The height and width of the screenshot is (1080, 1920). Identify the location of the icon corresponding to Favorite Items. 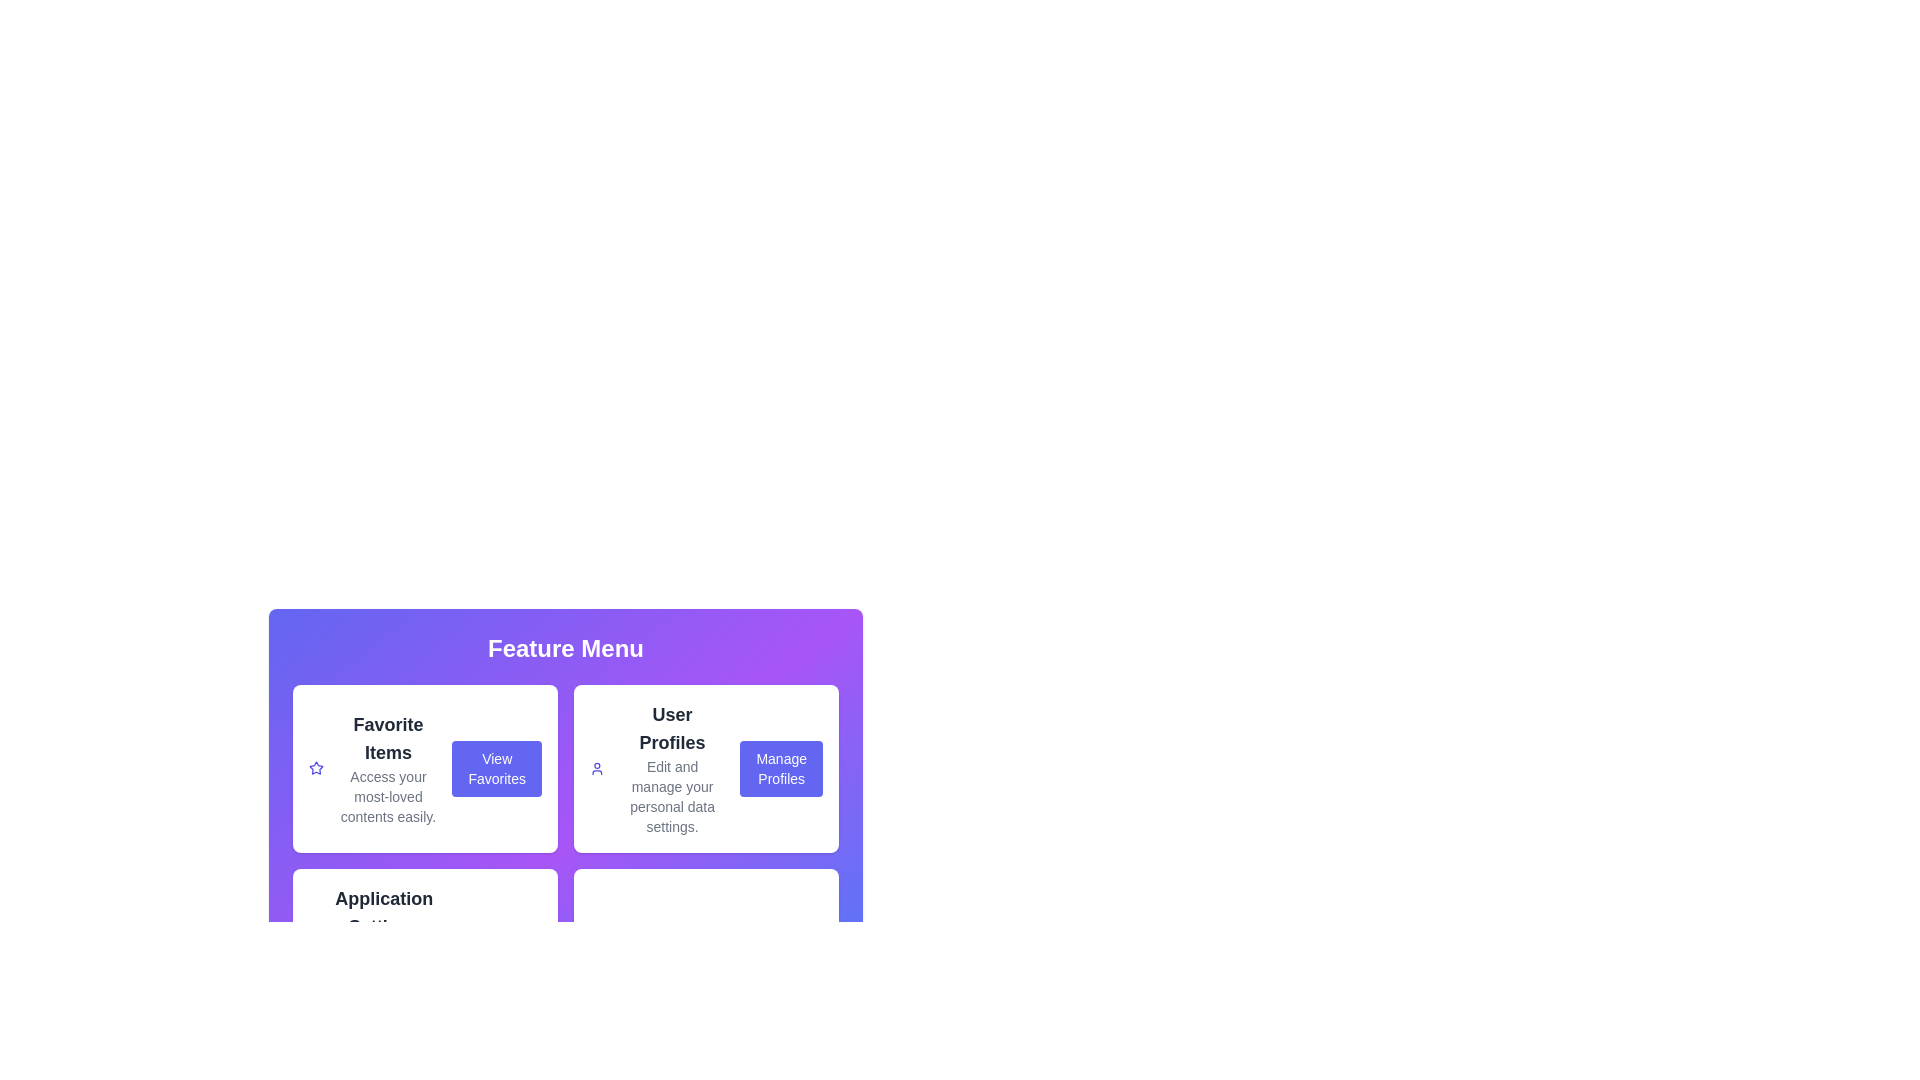
(315, 767).